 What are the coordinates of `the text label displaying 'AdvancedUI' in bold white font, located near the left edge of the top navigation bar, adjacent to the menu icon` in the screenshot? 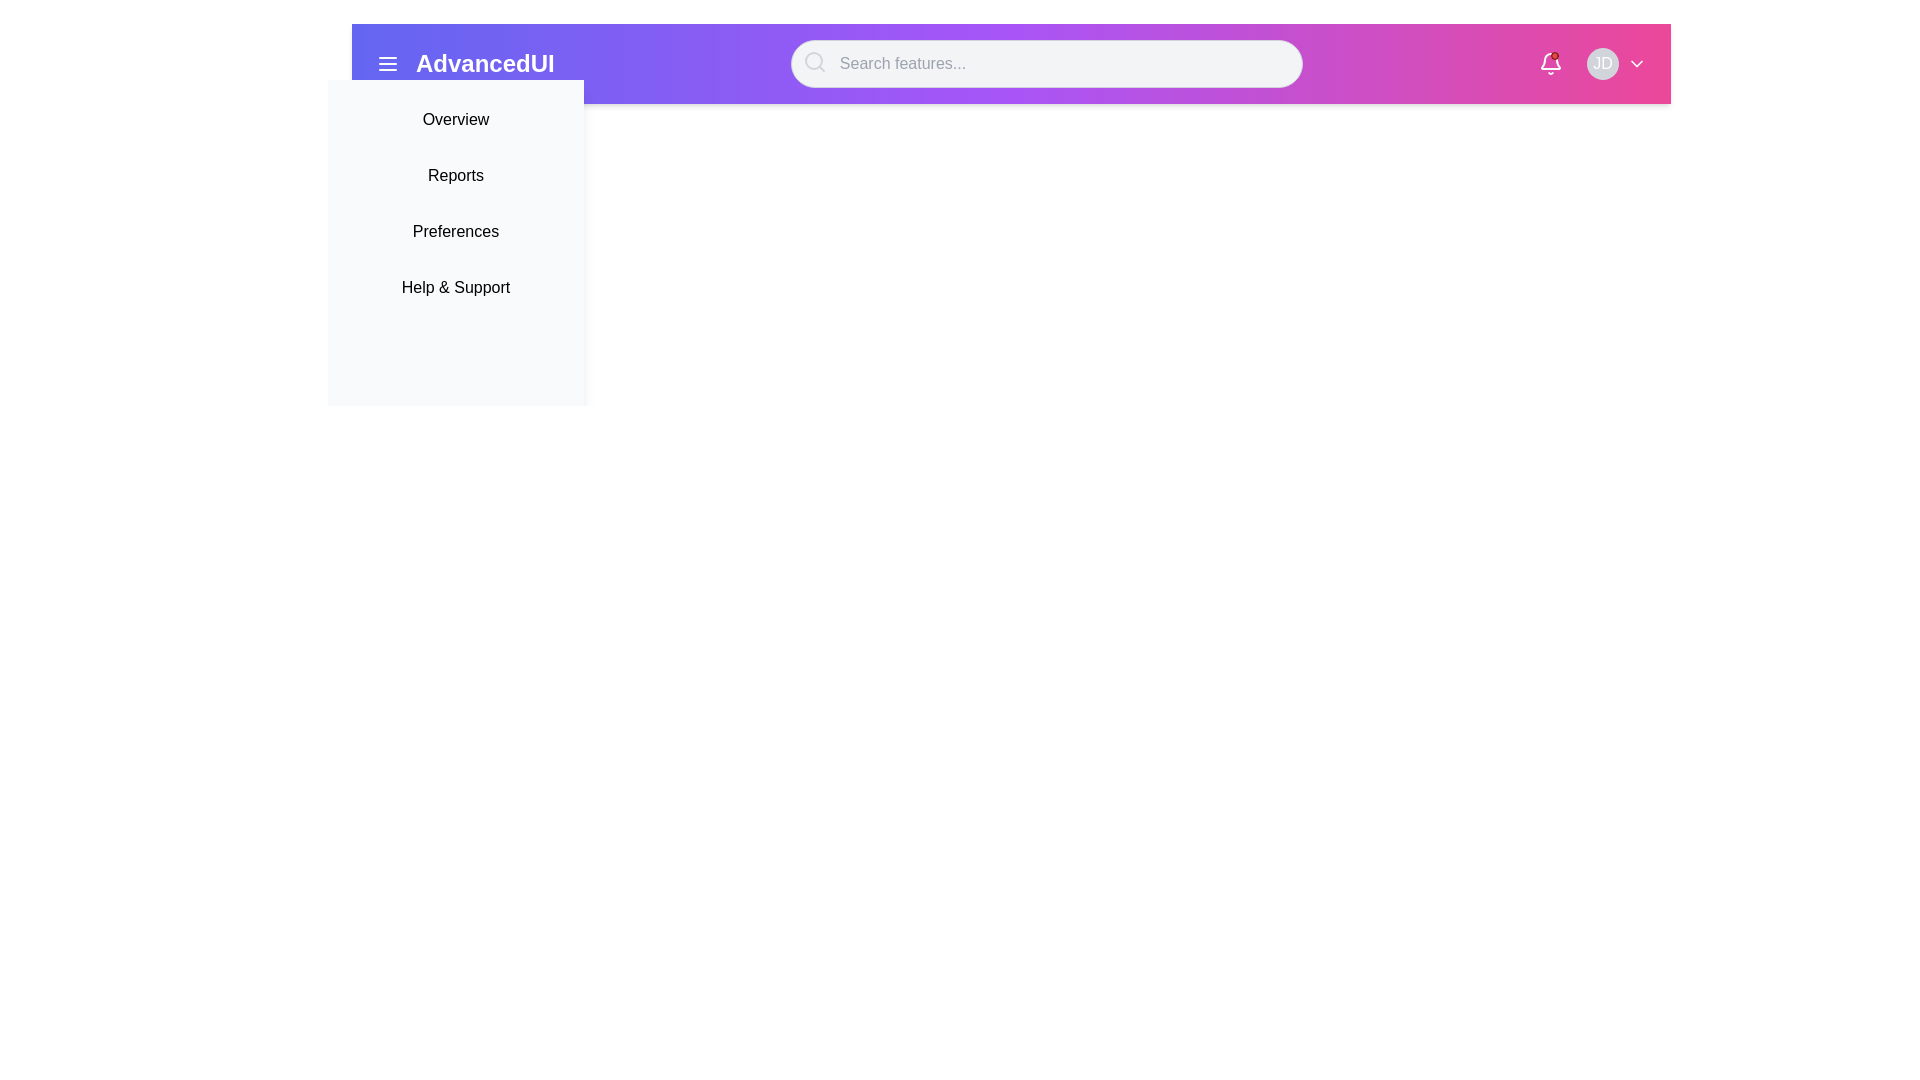 It's located at (464, 63).